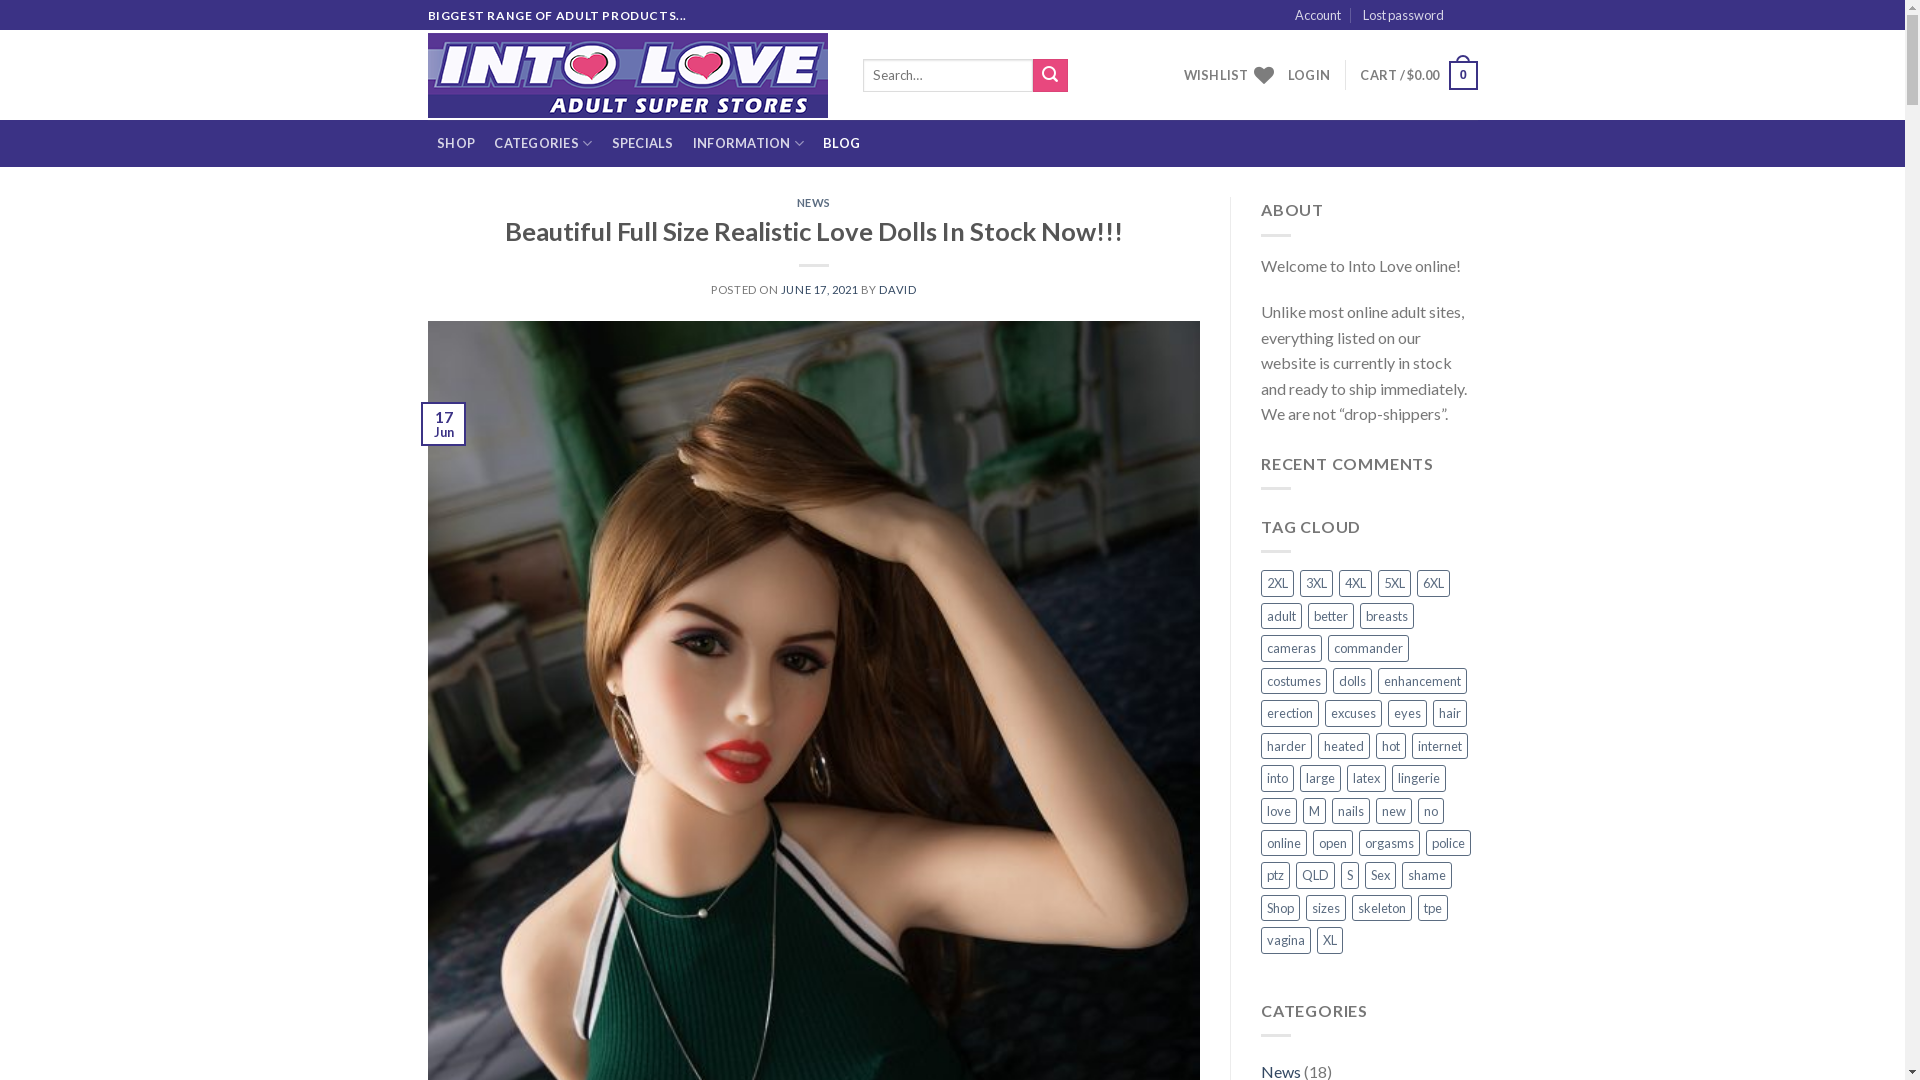 This screenshot has width=1920, height=1080. What do you see at coordinates (1421, 680) in the screenshot?
I see `'enhancement'` at bounding box center [1421, 680].